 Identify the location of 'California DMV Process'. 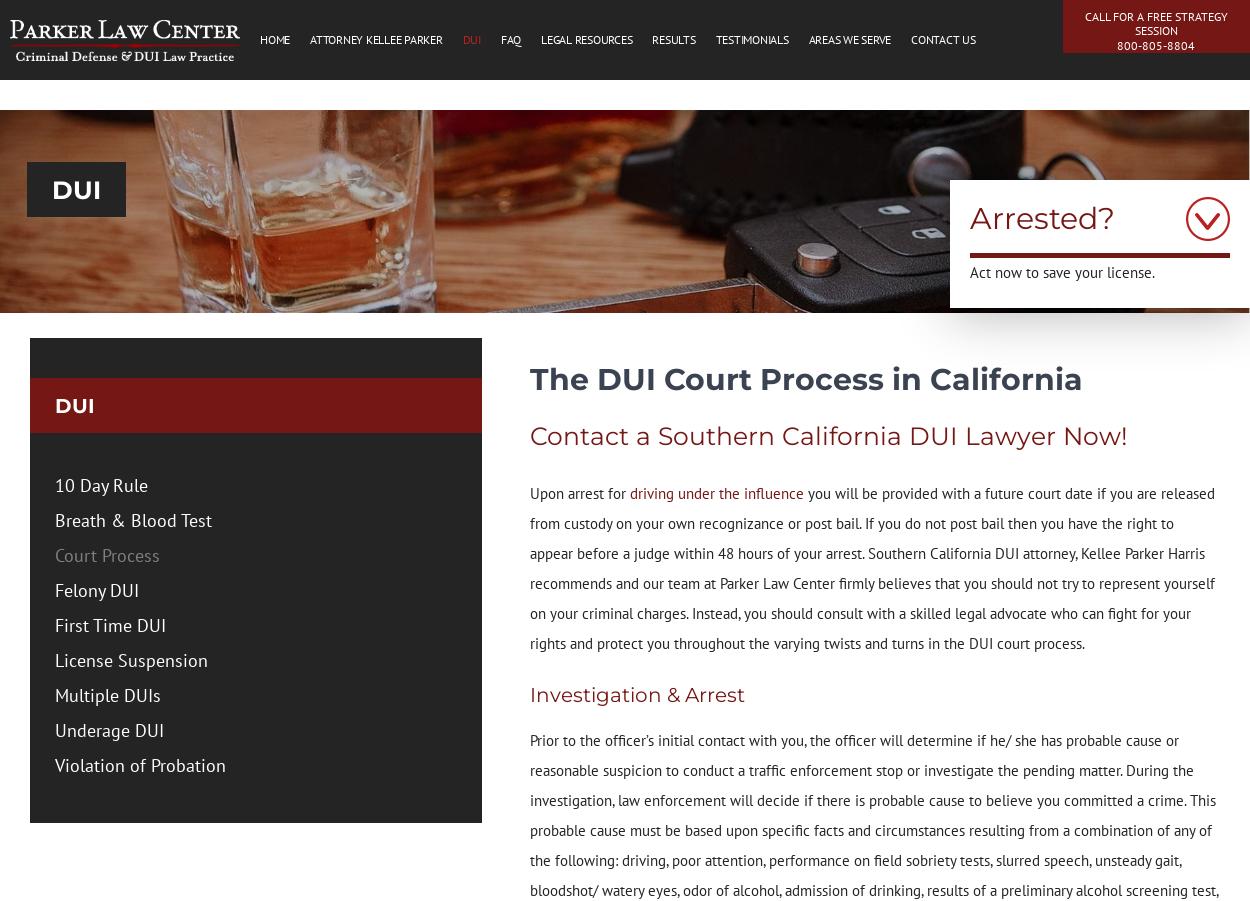
(623, 220).